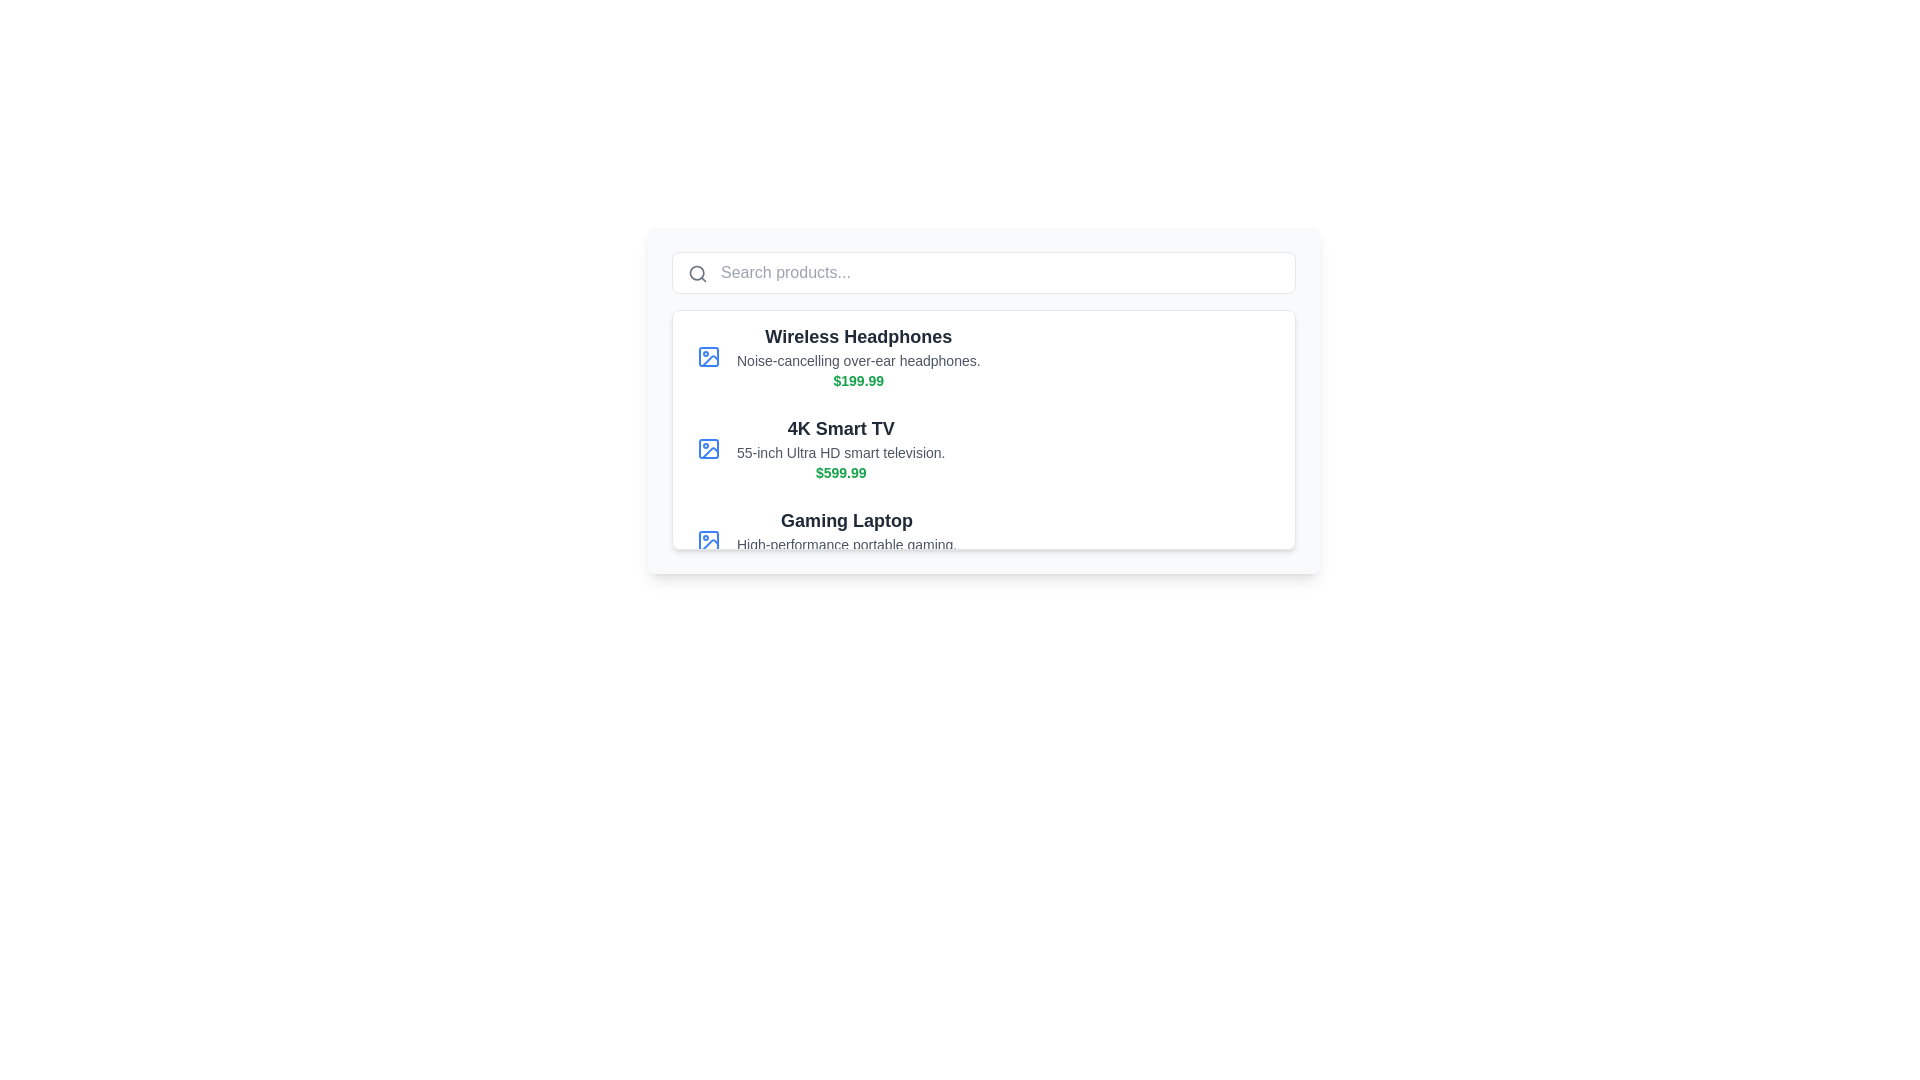  Describe the element at coordinates (841, 427) in the screenshot. I see `the product title label that displays the name or title of the product, located above the description and price within the product listing layout` at that location.